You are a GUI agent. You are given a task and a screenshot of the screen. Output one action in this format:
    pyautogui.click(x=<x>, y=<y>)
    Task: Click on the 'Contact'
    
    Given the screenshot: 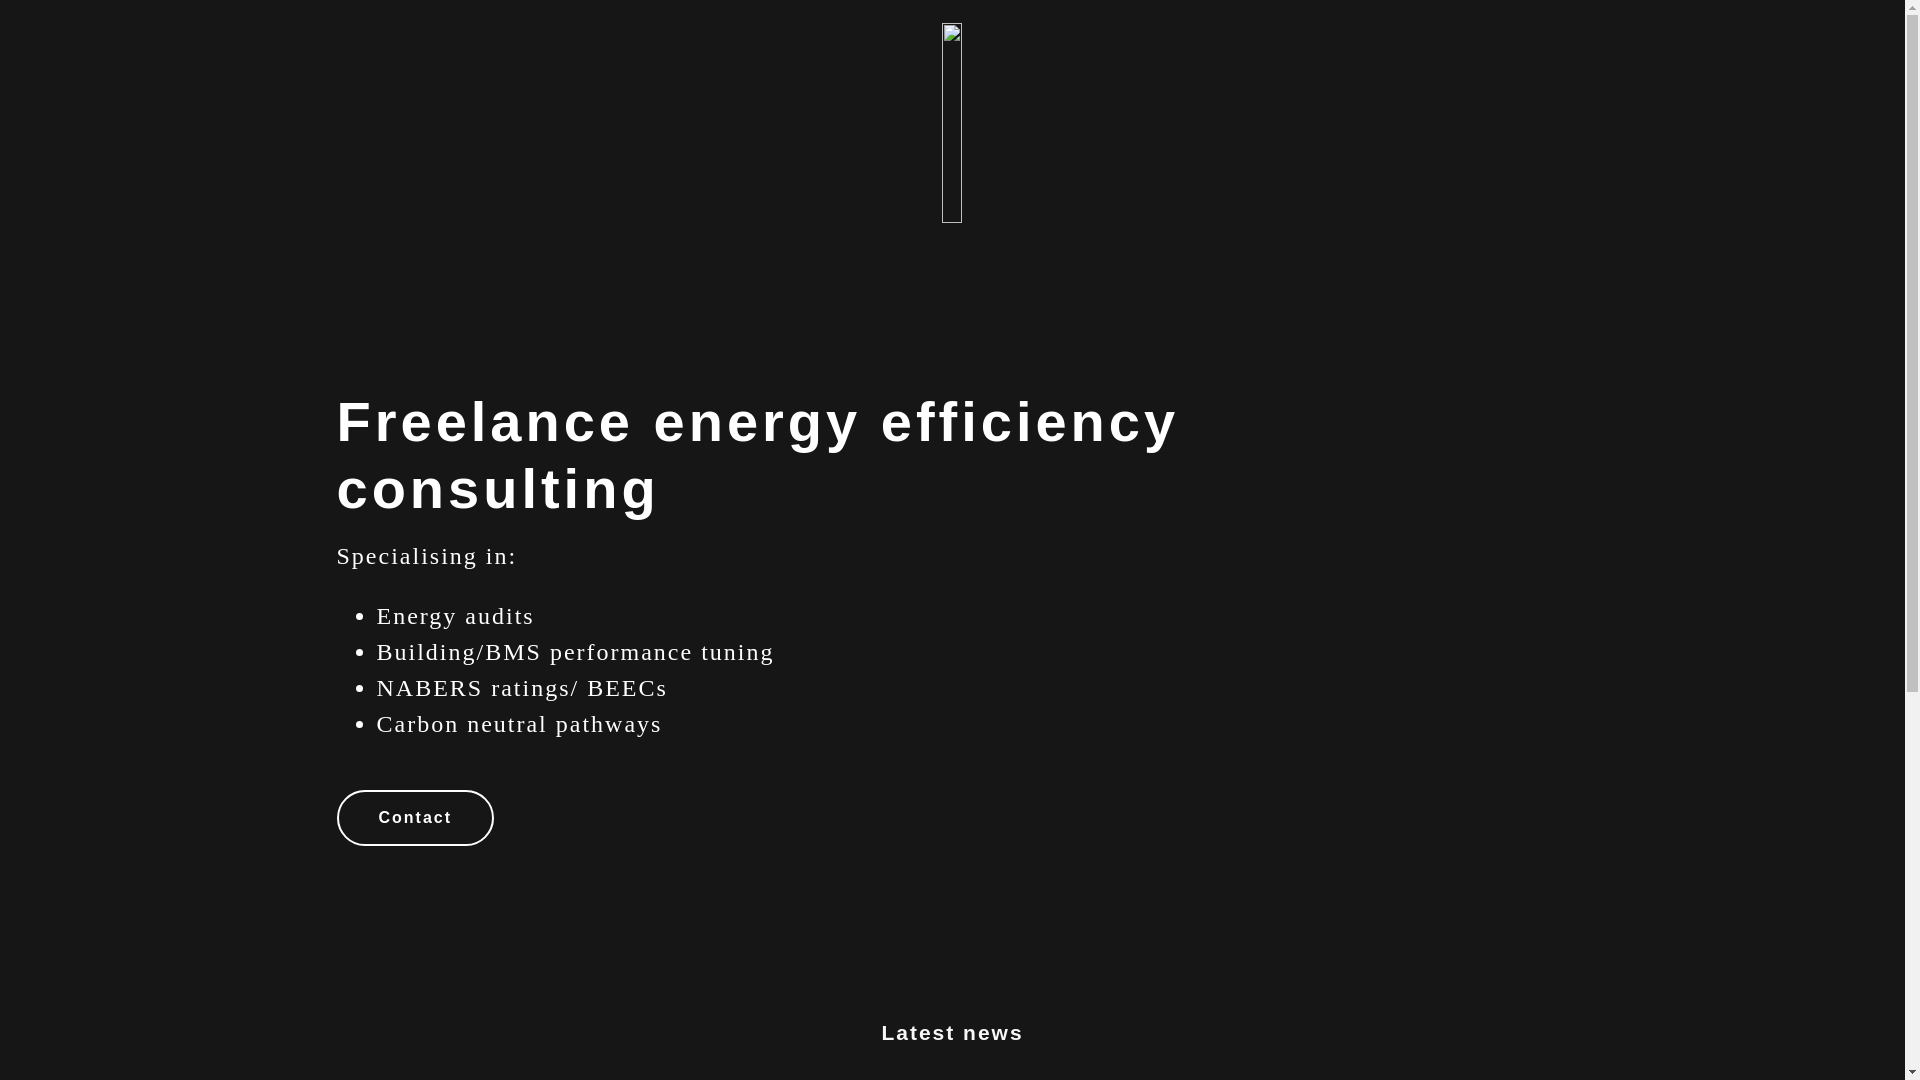 What is the action you would take?
    pyautogui.click(x=413, y=817)
    